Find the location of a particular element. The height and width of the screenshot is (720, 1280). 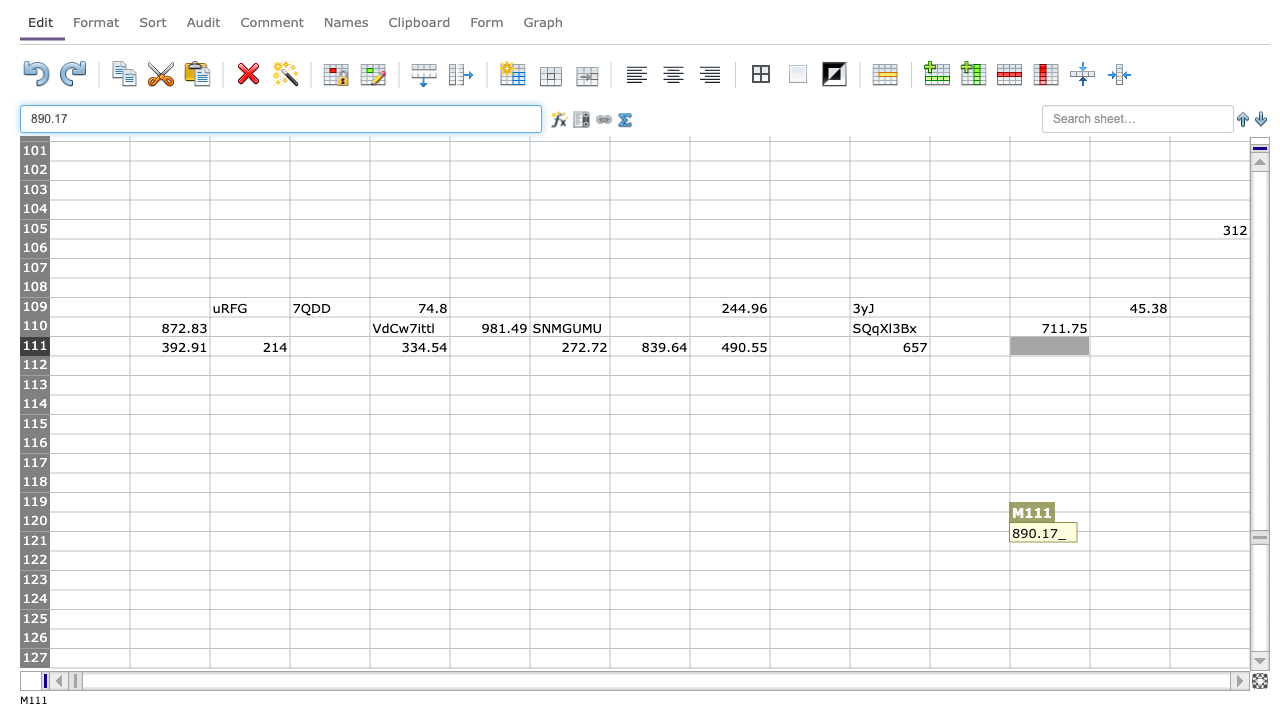

cell at column O row 121 is located at coordinates (1208, 541).